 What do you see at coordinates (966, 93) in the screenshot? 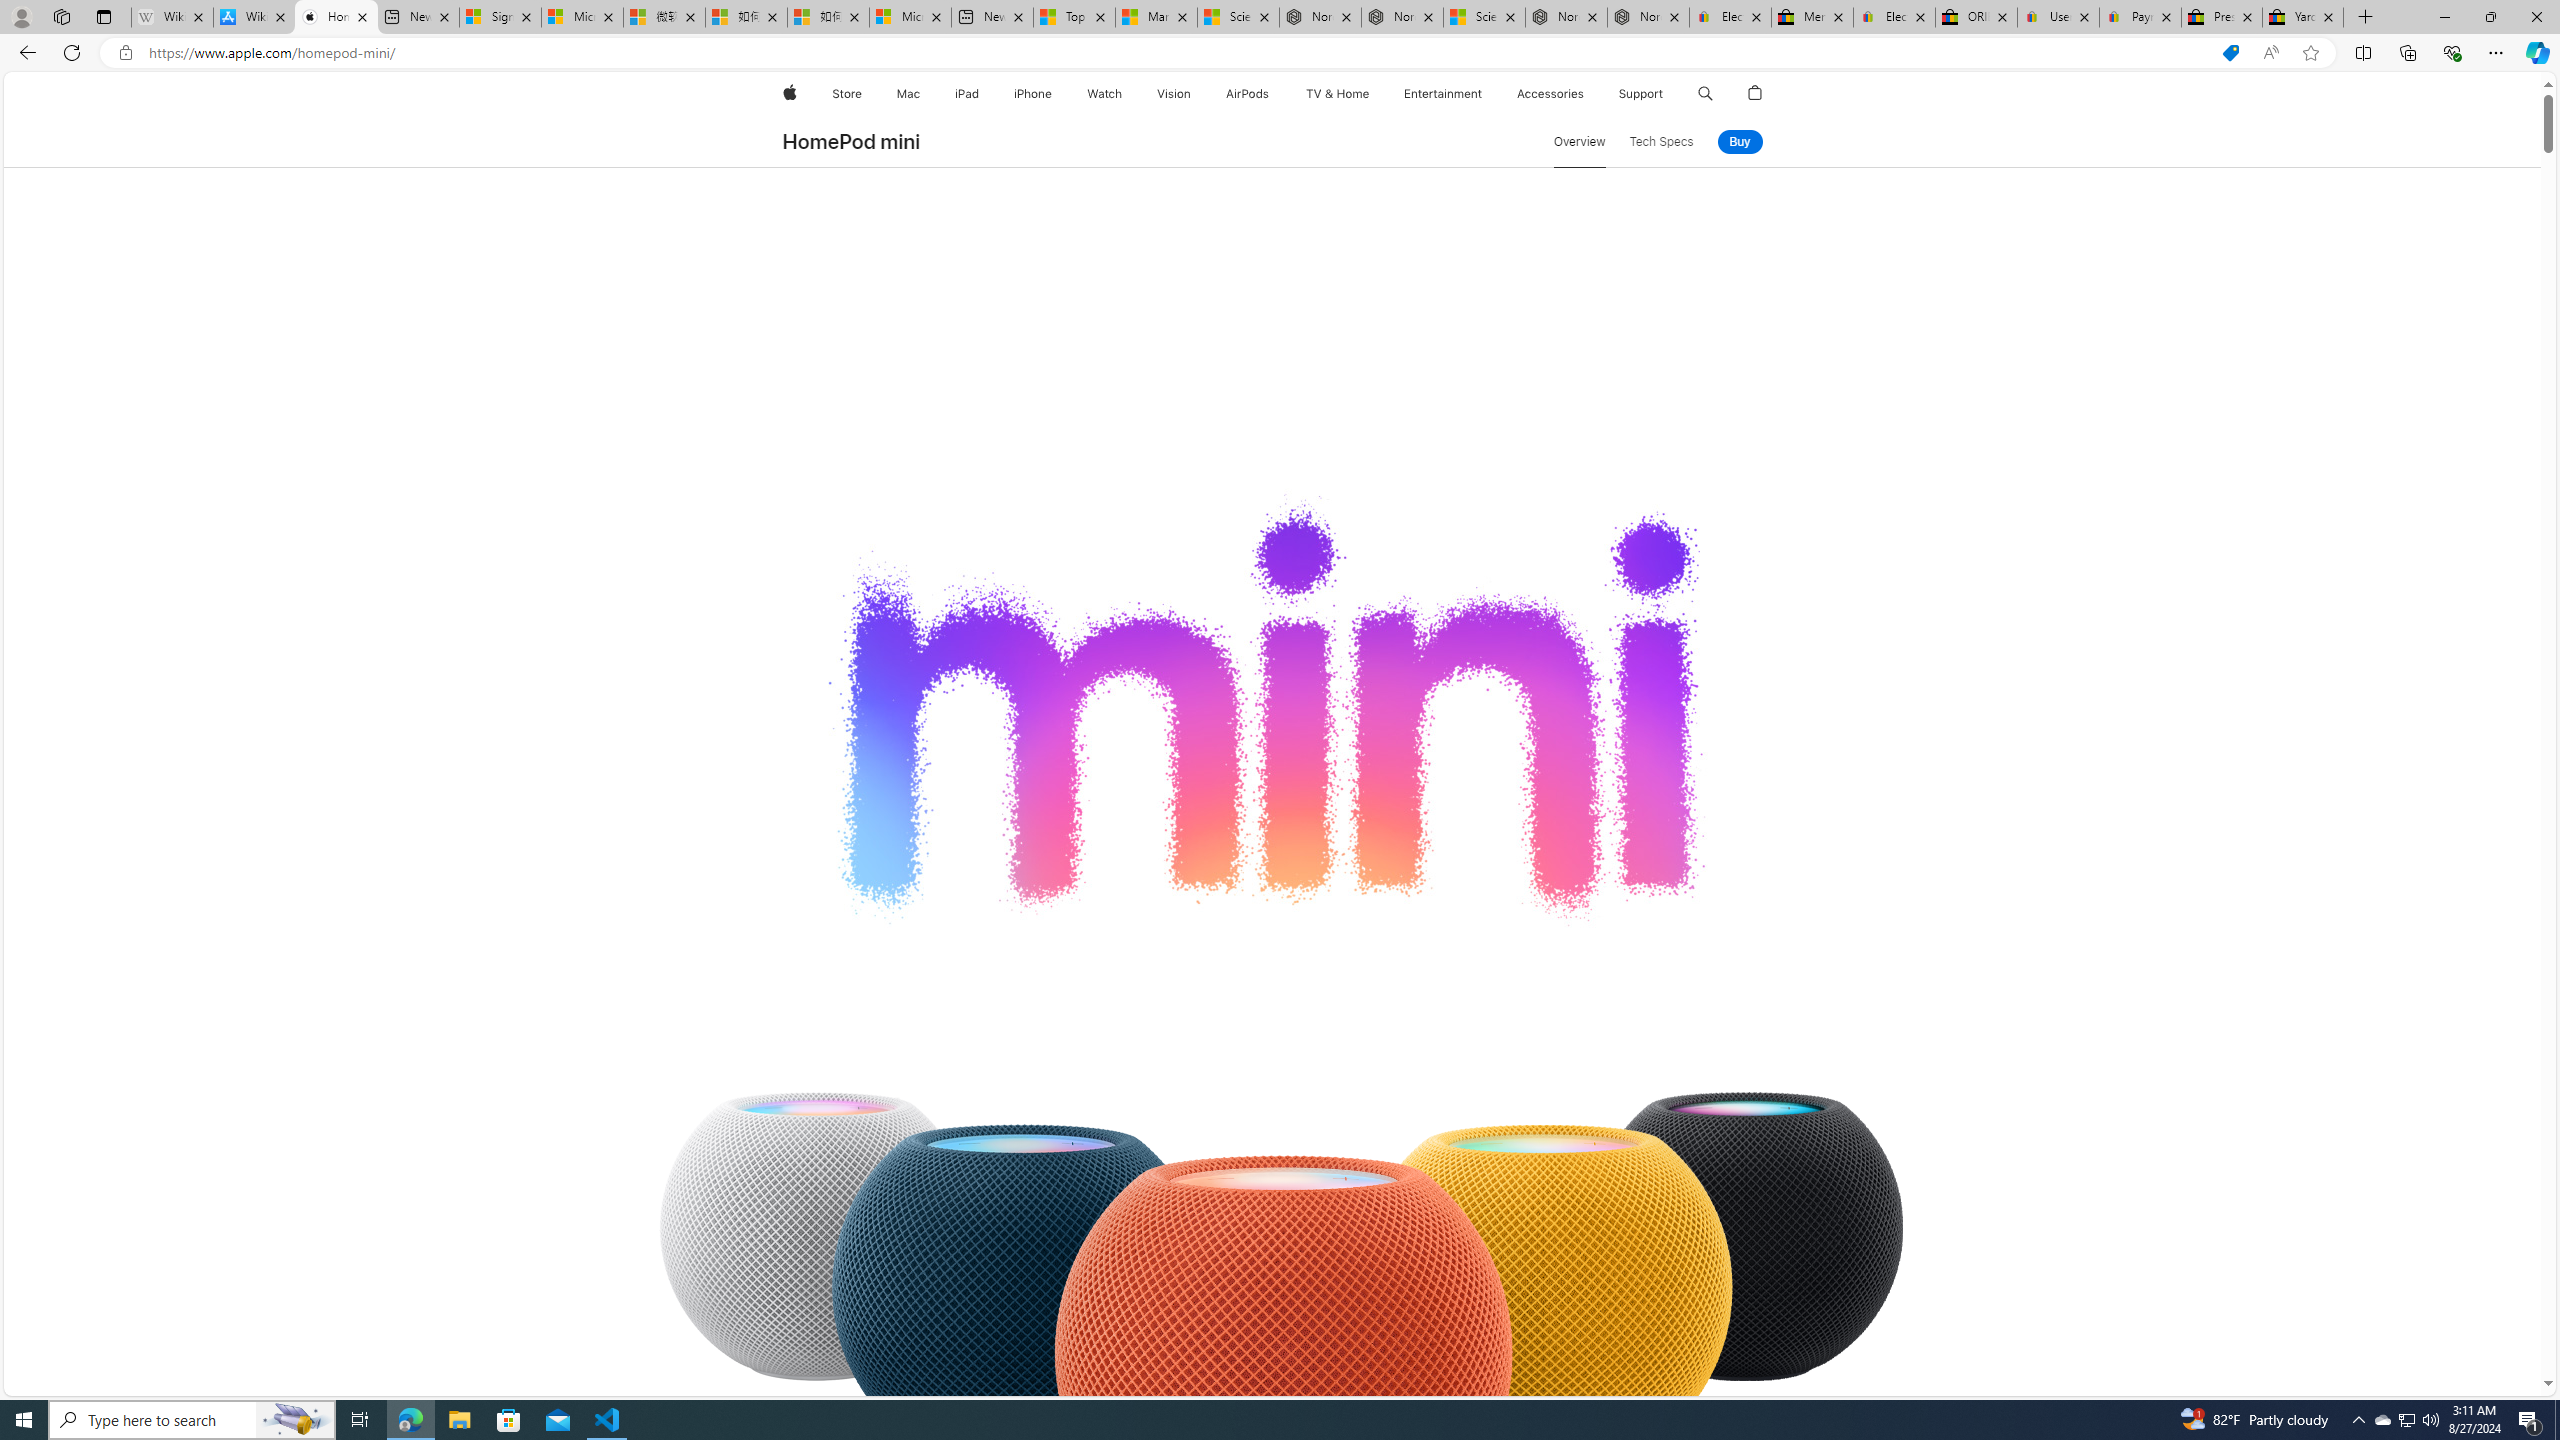
I see `'iPad'` at bounding box center [966, 93].